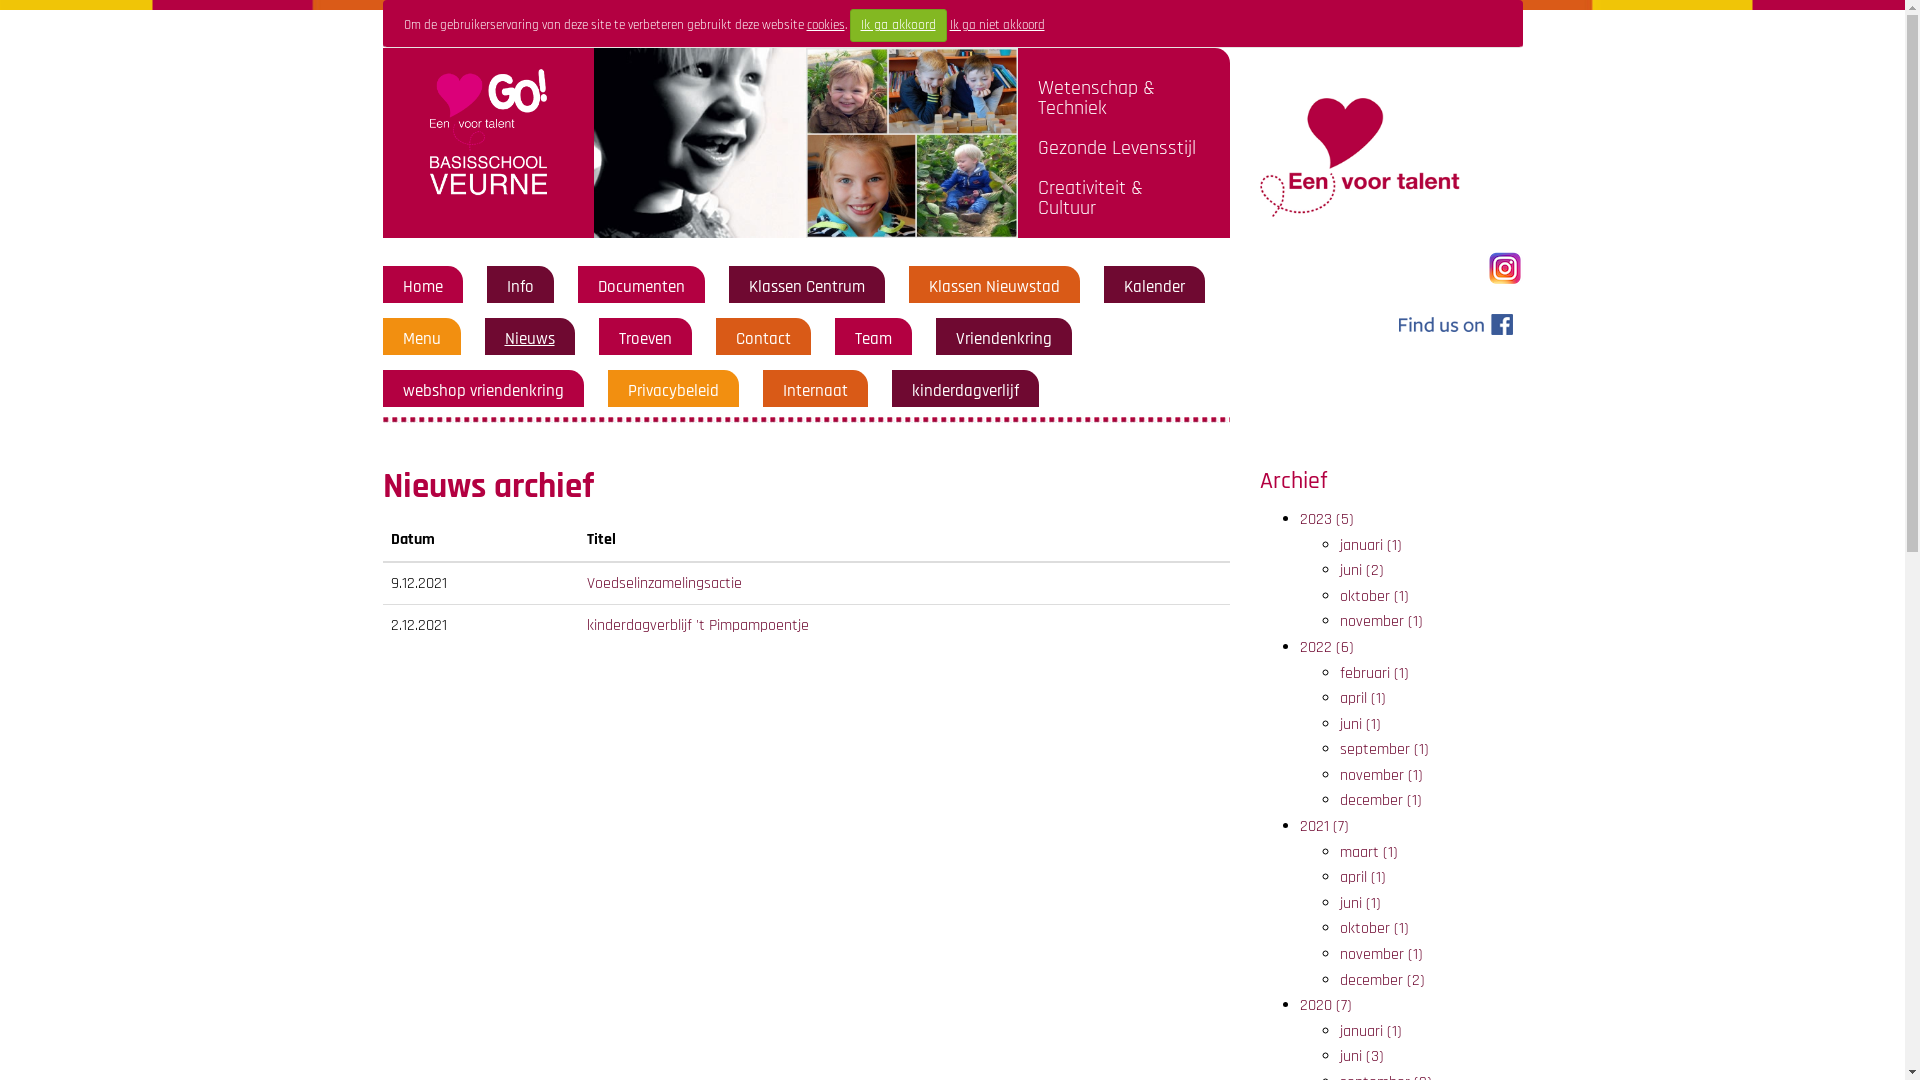  I want to click on 'Team', so click(872, 338).